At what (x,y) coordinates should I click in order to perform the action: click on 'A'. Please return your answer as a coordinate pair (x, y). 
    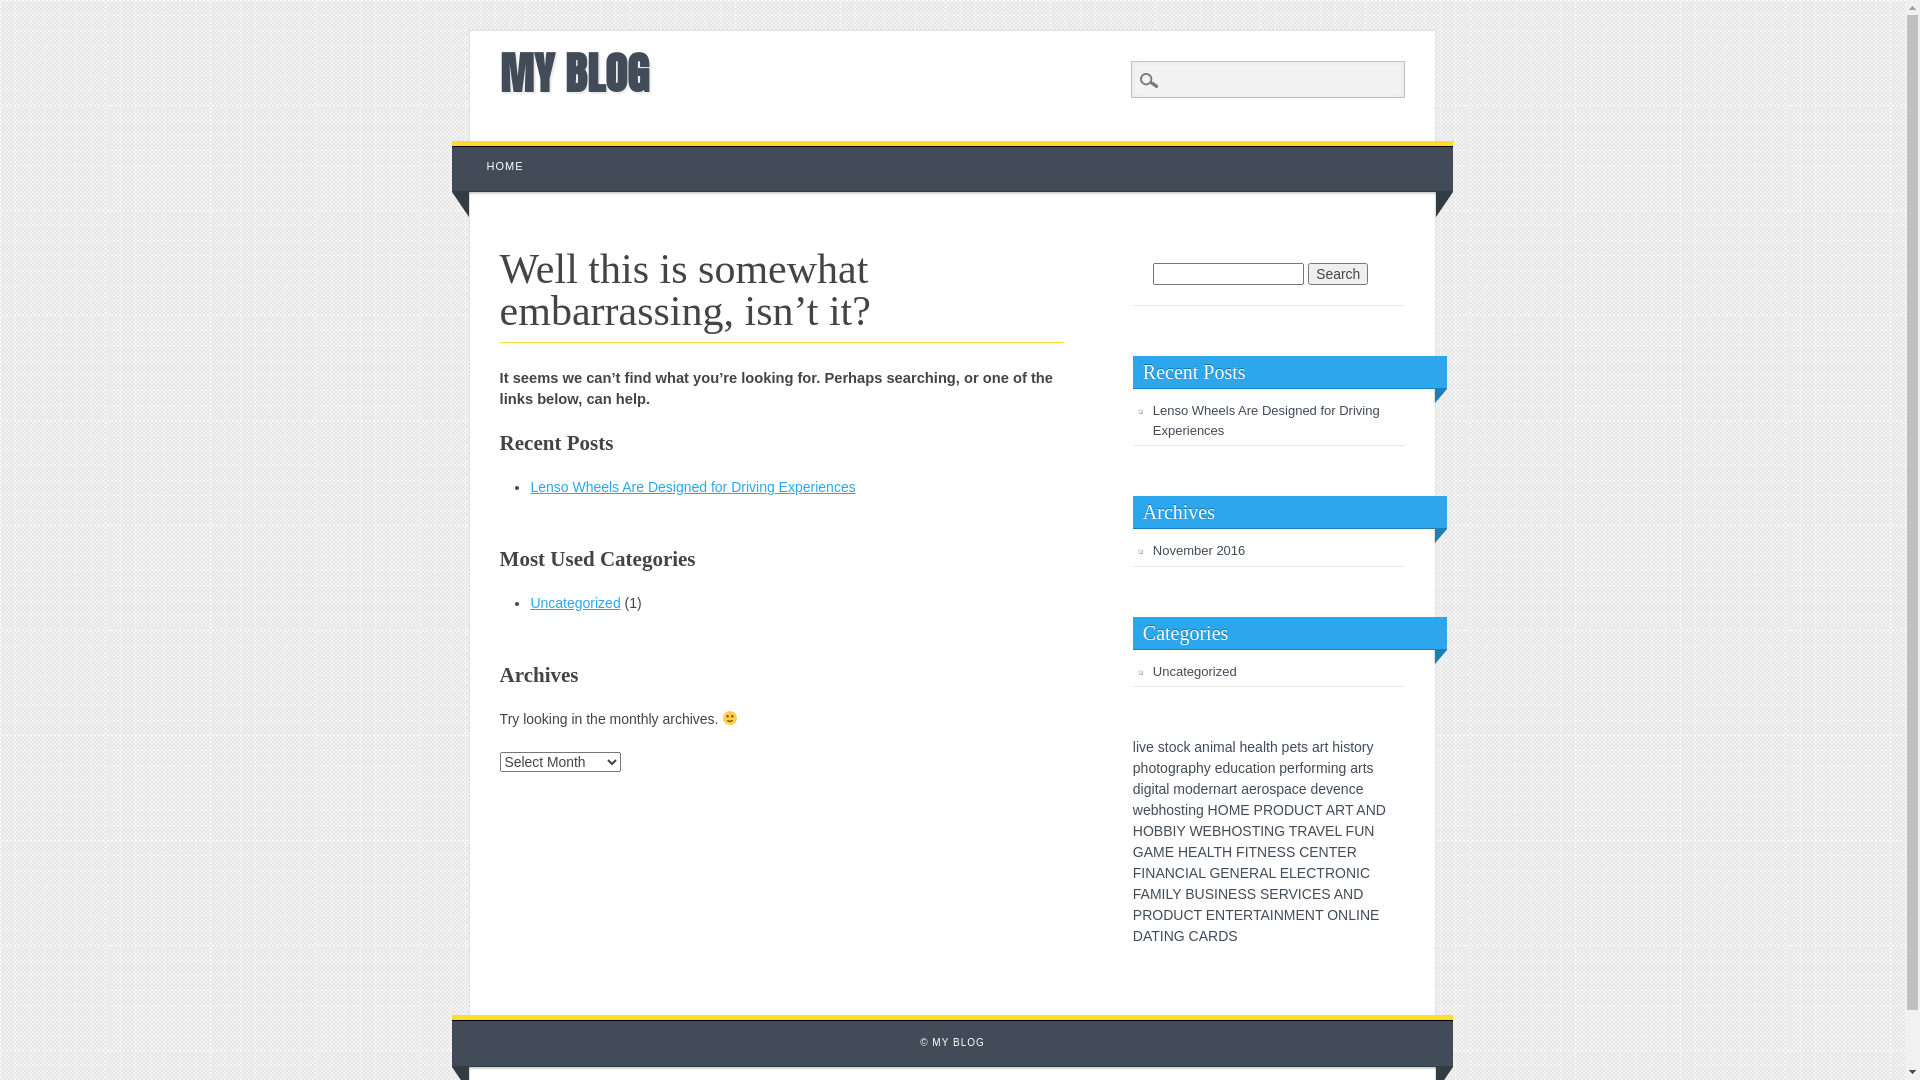
    Looking at the image, I should click on (1159, 871).